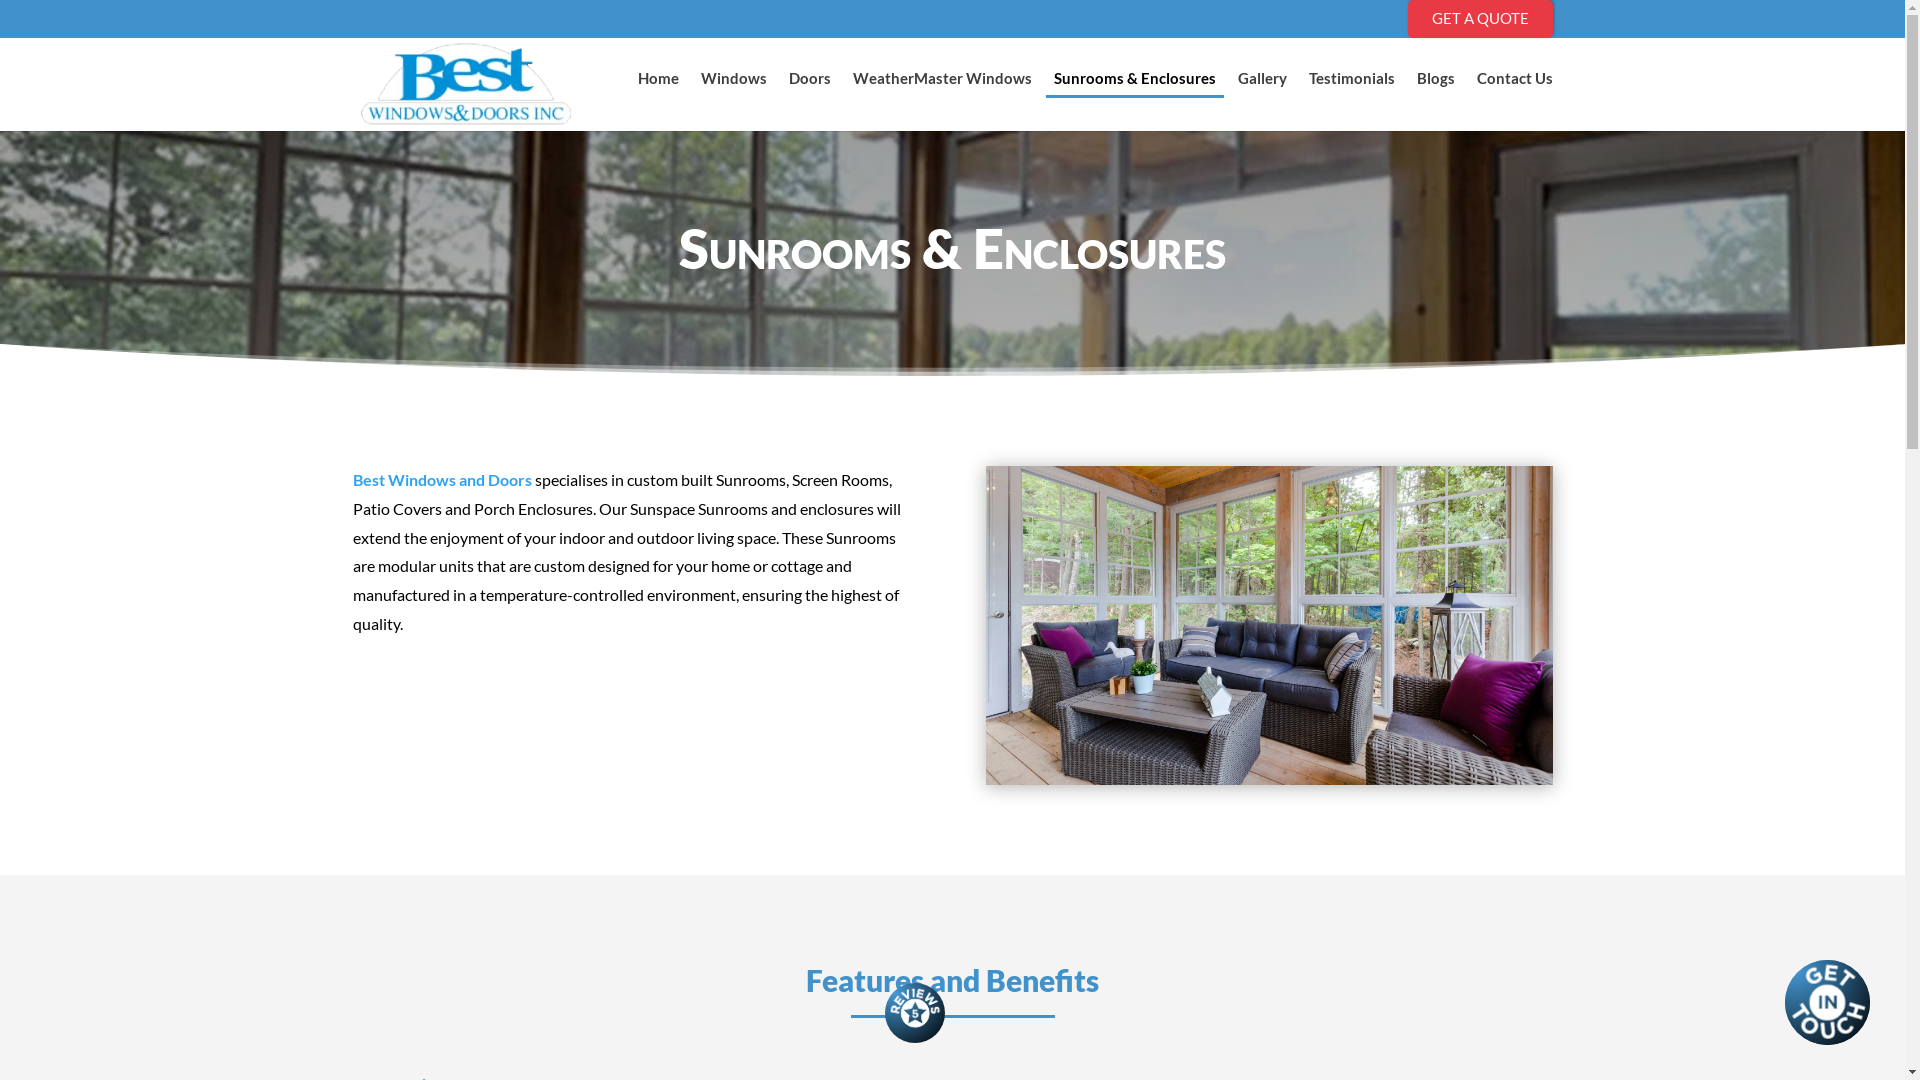  I want to click on 'Gallery', so click(1261, 94).